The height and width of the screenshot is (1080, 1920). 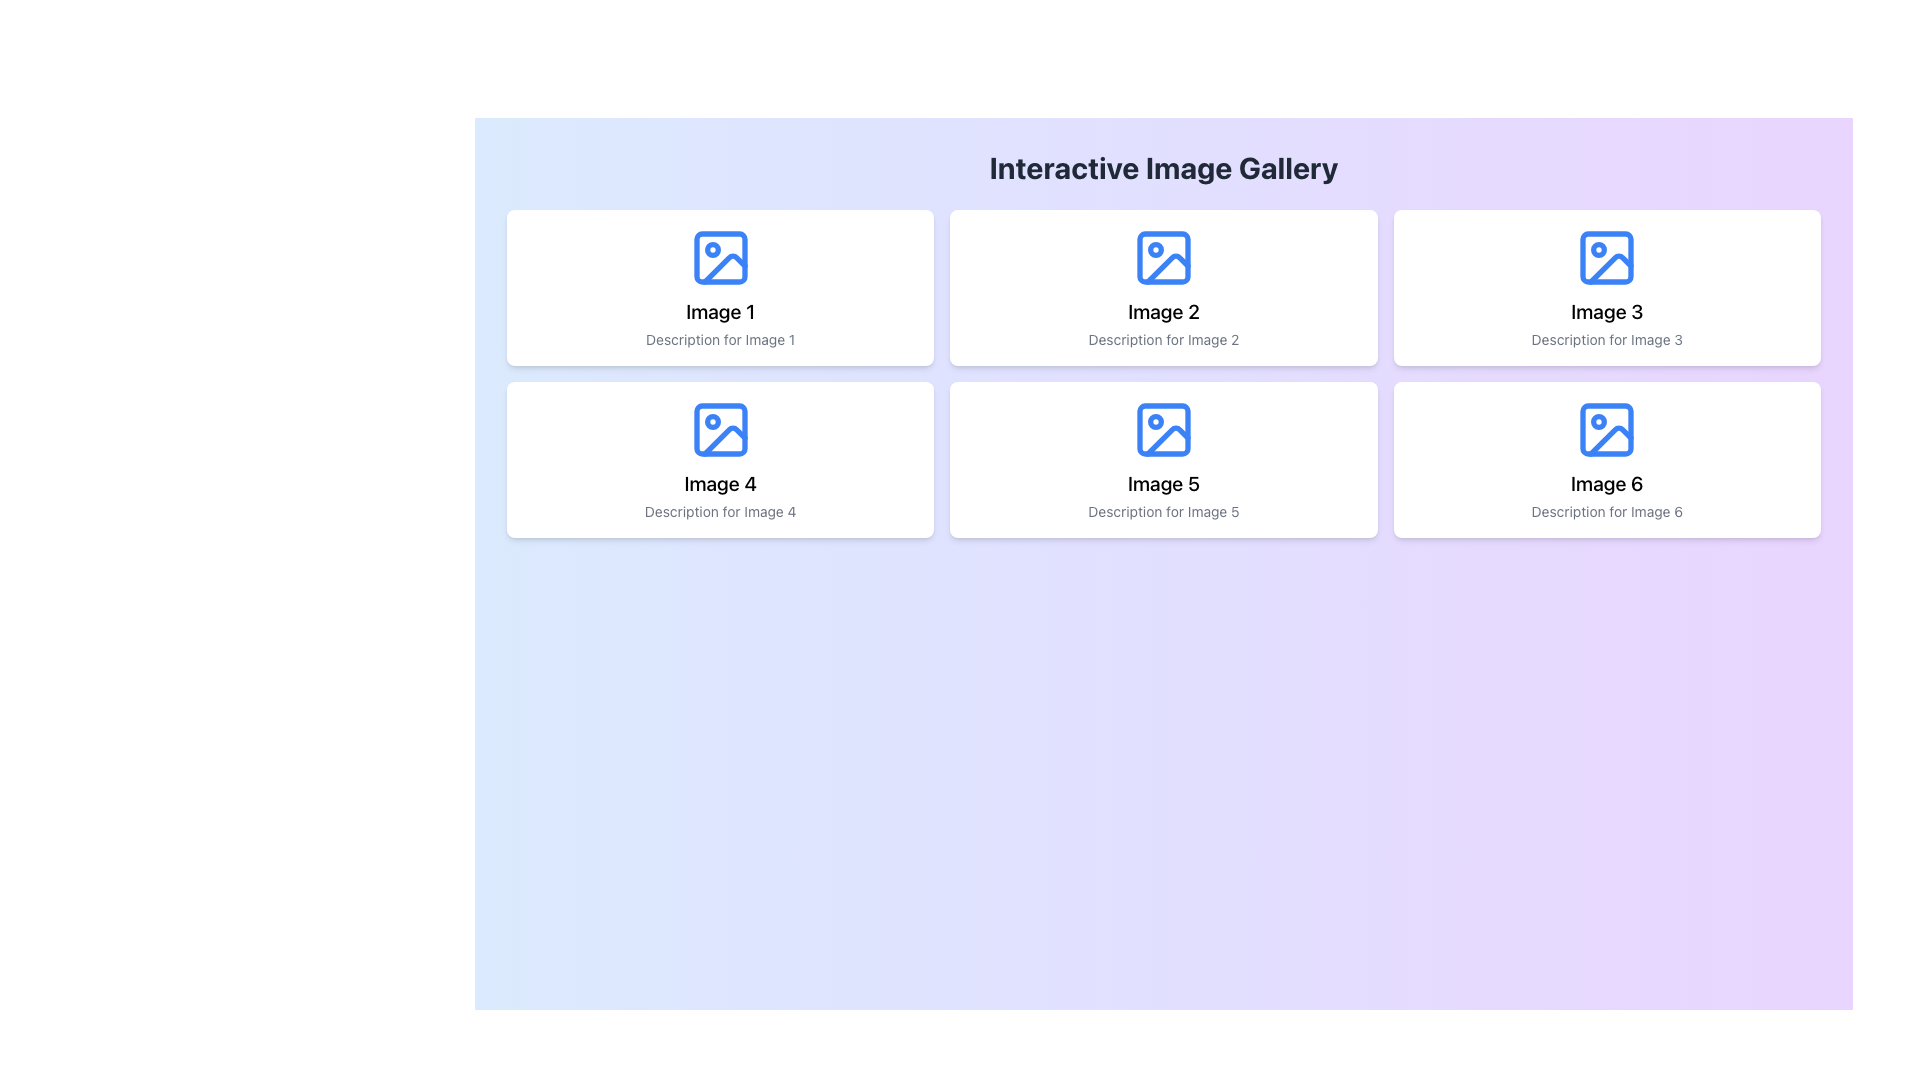 What do you see at coordinates (1156, 249) in the screenshot?
I see `the small circular SVG element that is centrally aligned inside the second image icon of the displayed image cards in the gallery` at bounding box center [1156, 249].